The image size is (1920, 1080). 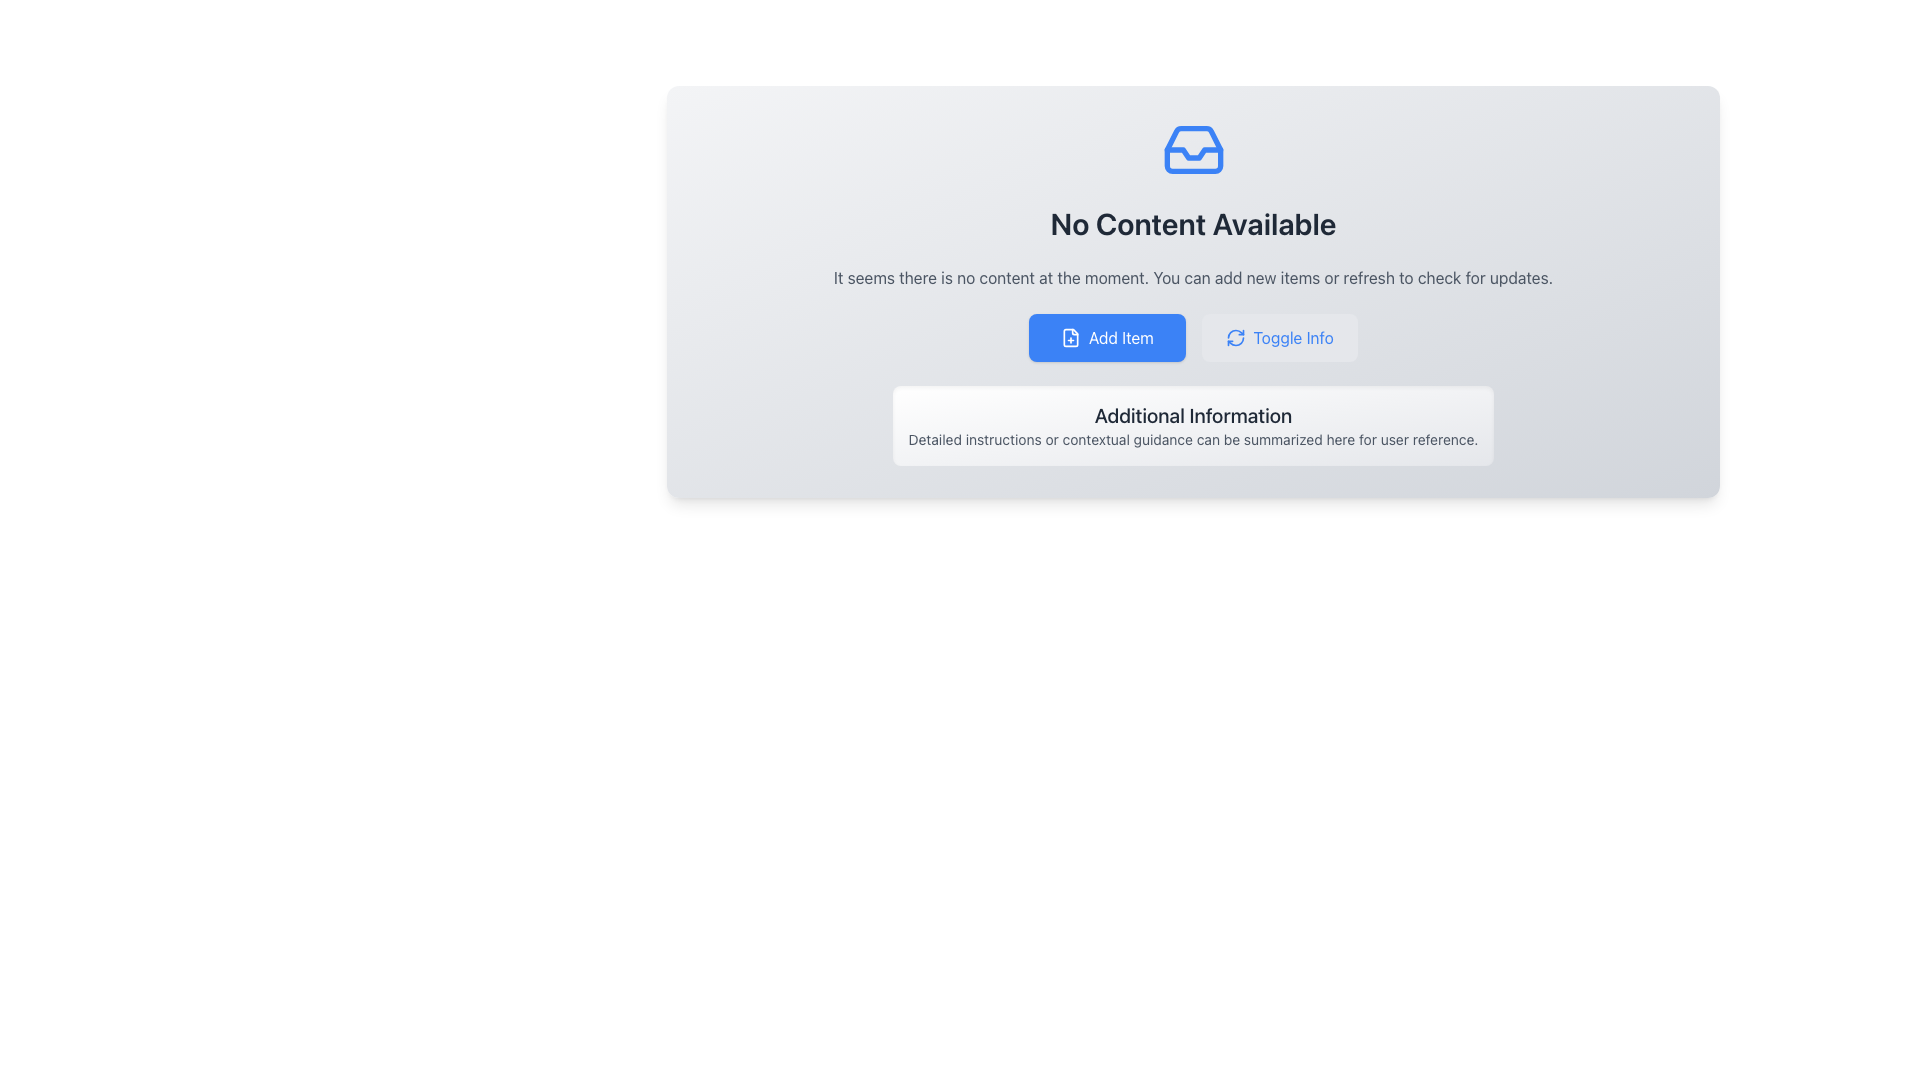 I want to click on the blue inbox icon that is centrally positioned above the 'No Content Available' text within the informational panel, so click(x=1193, y=149).